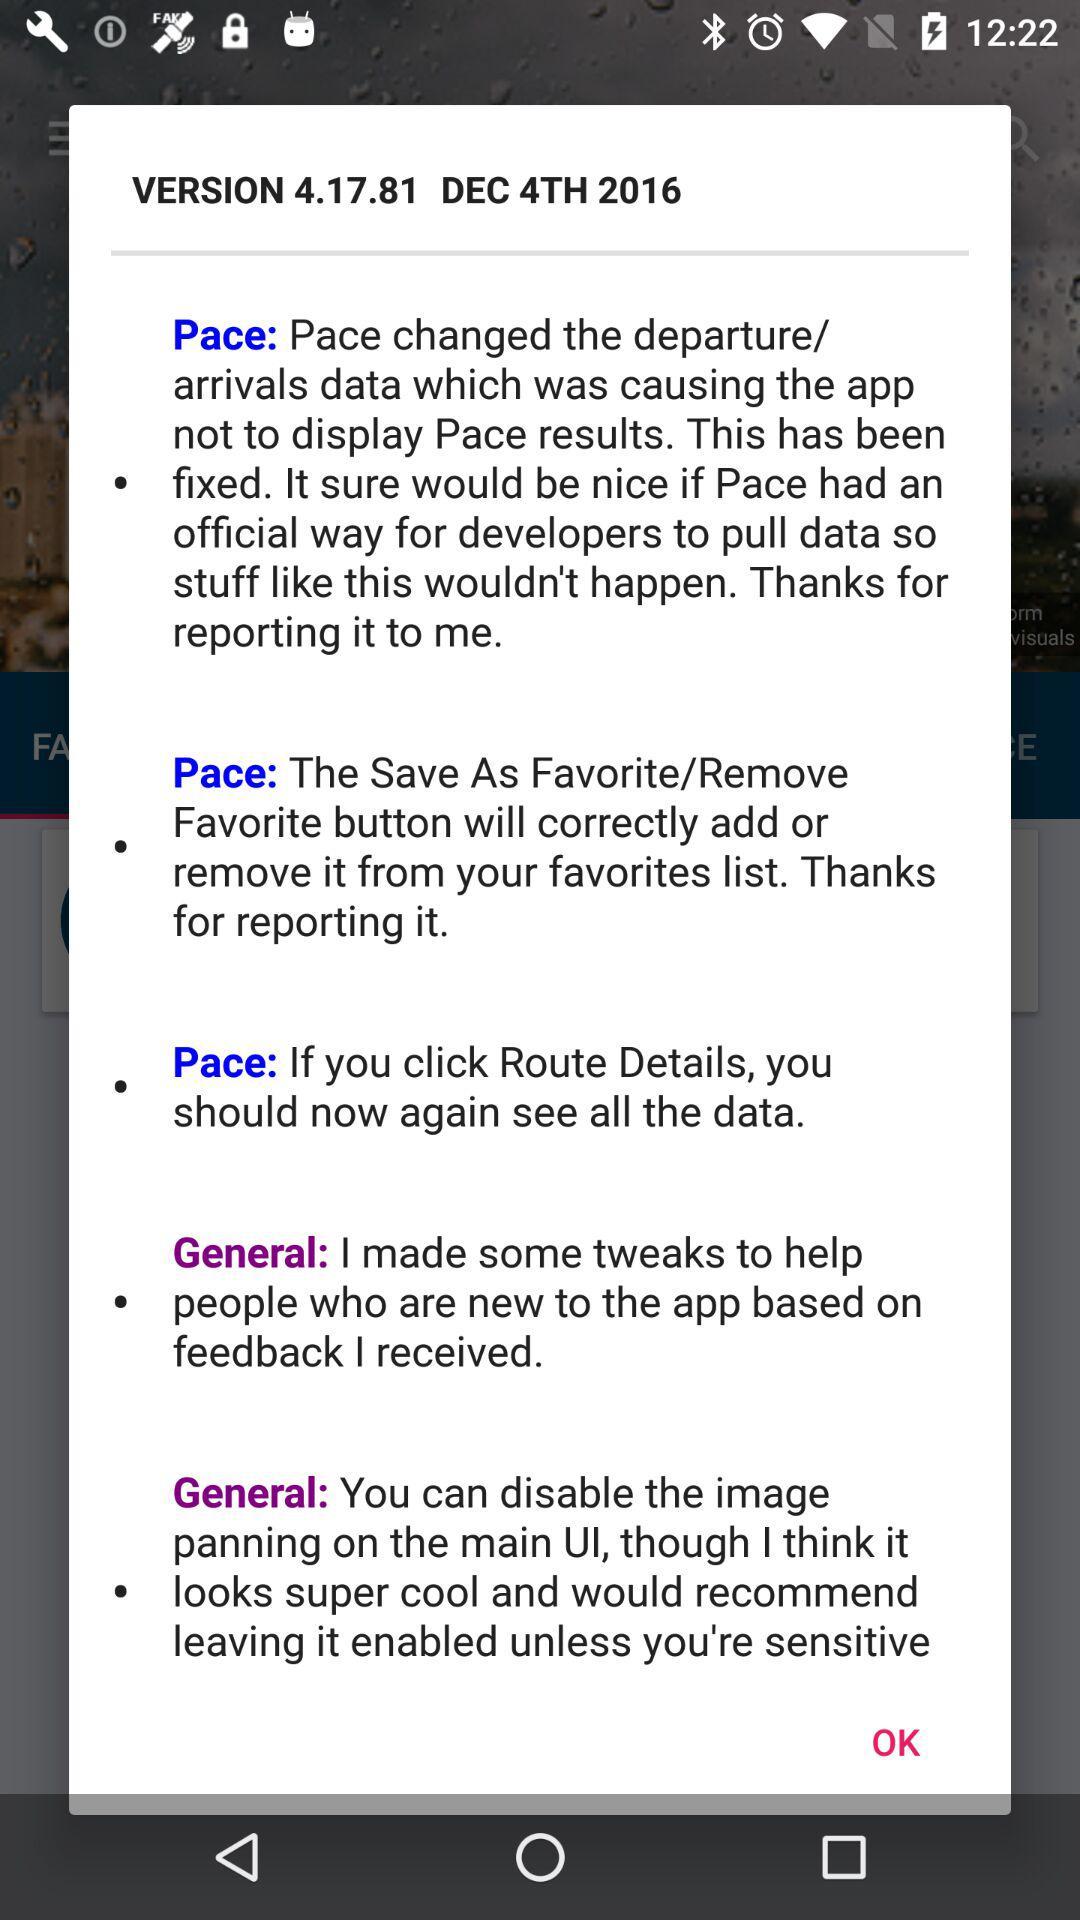 This screenshot has width=1080, height=1920. What do you see at coordinates (894, 1740) in the screenshot?
I see `the ok icon` at bounding box center [894, 1740].